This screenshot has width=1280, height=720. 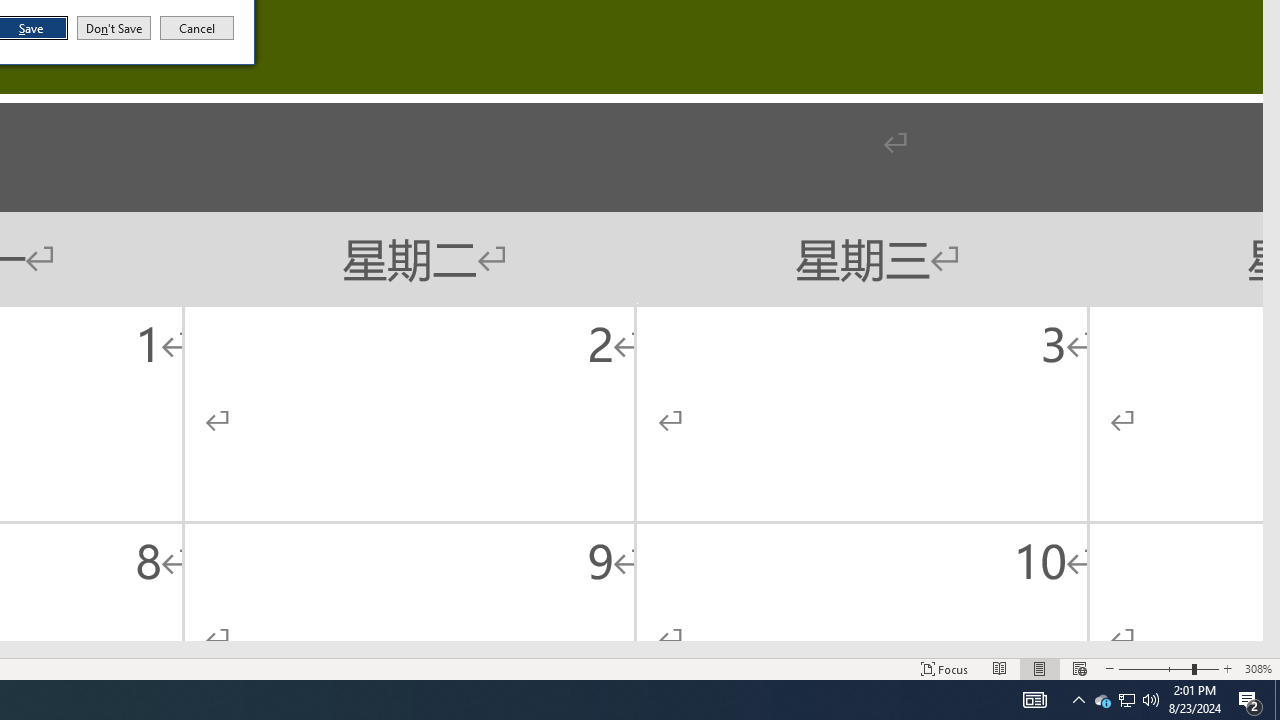 I want to click on 'AutomationID: 4105', so click(x=1000, y=669).